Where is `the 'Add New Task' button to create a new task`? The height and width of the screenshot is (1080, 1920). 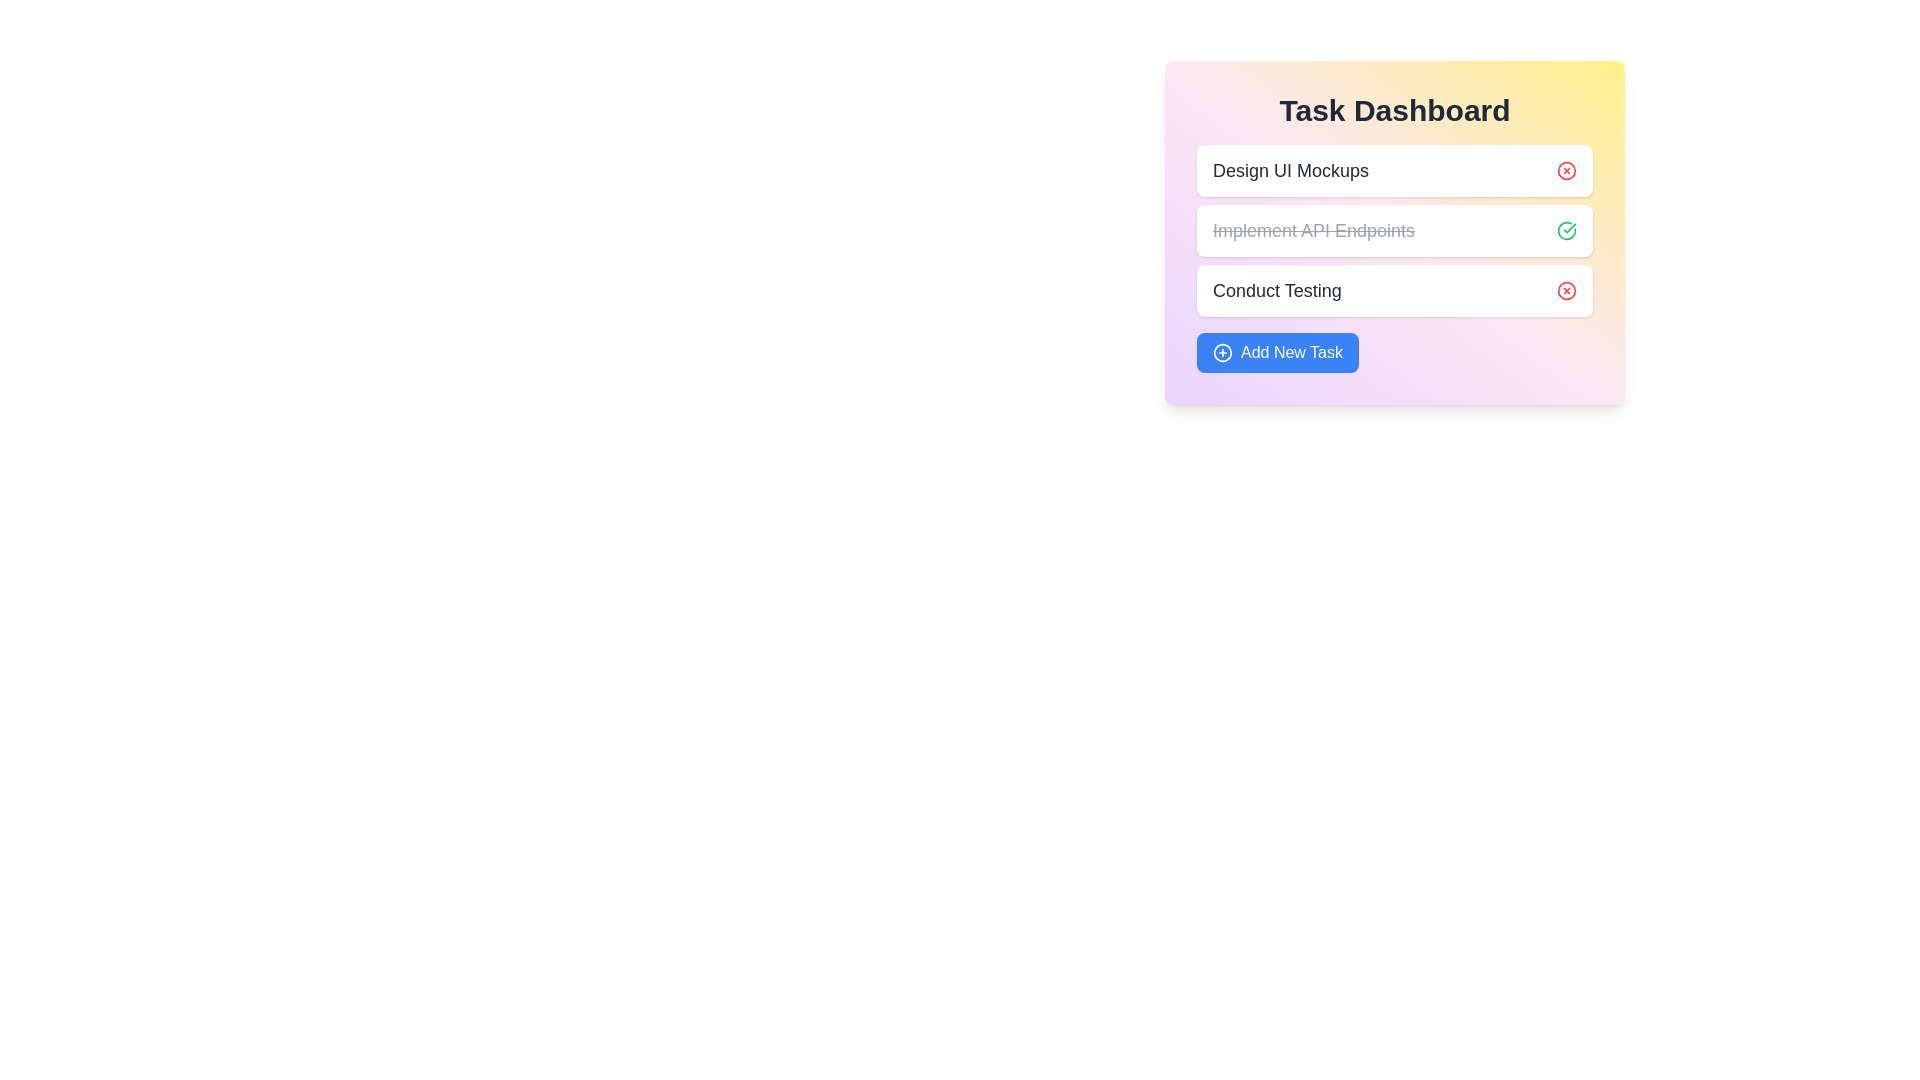 the 'Add New Task' button to create a new task is located at coordinates (1276, 352).